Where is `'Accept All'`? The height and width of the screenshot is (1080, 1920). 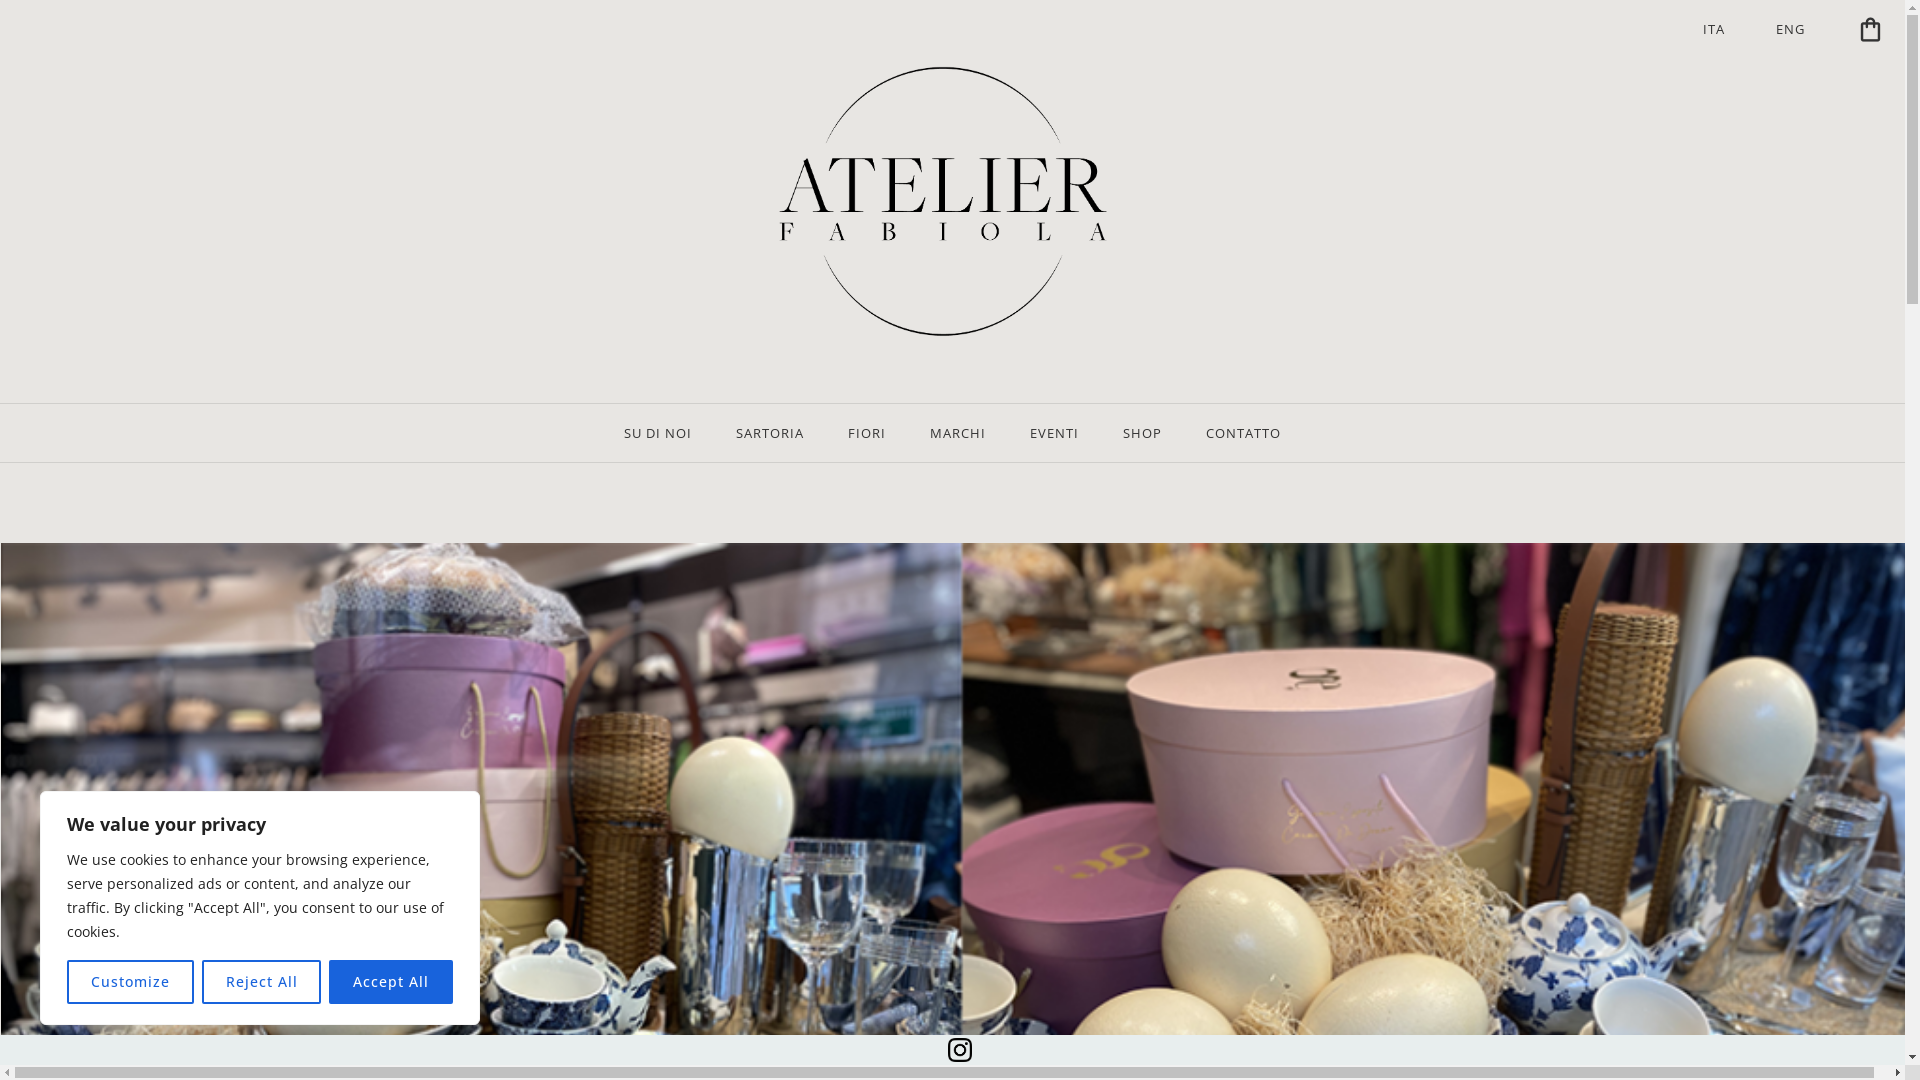 'Accept All' is located at coordinates (390, 981).